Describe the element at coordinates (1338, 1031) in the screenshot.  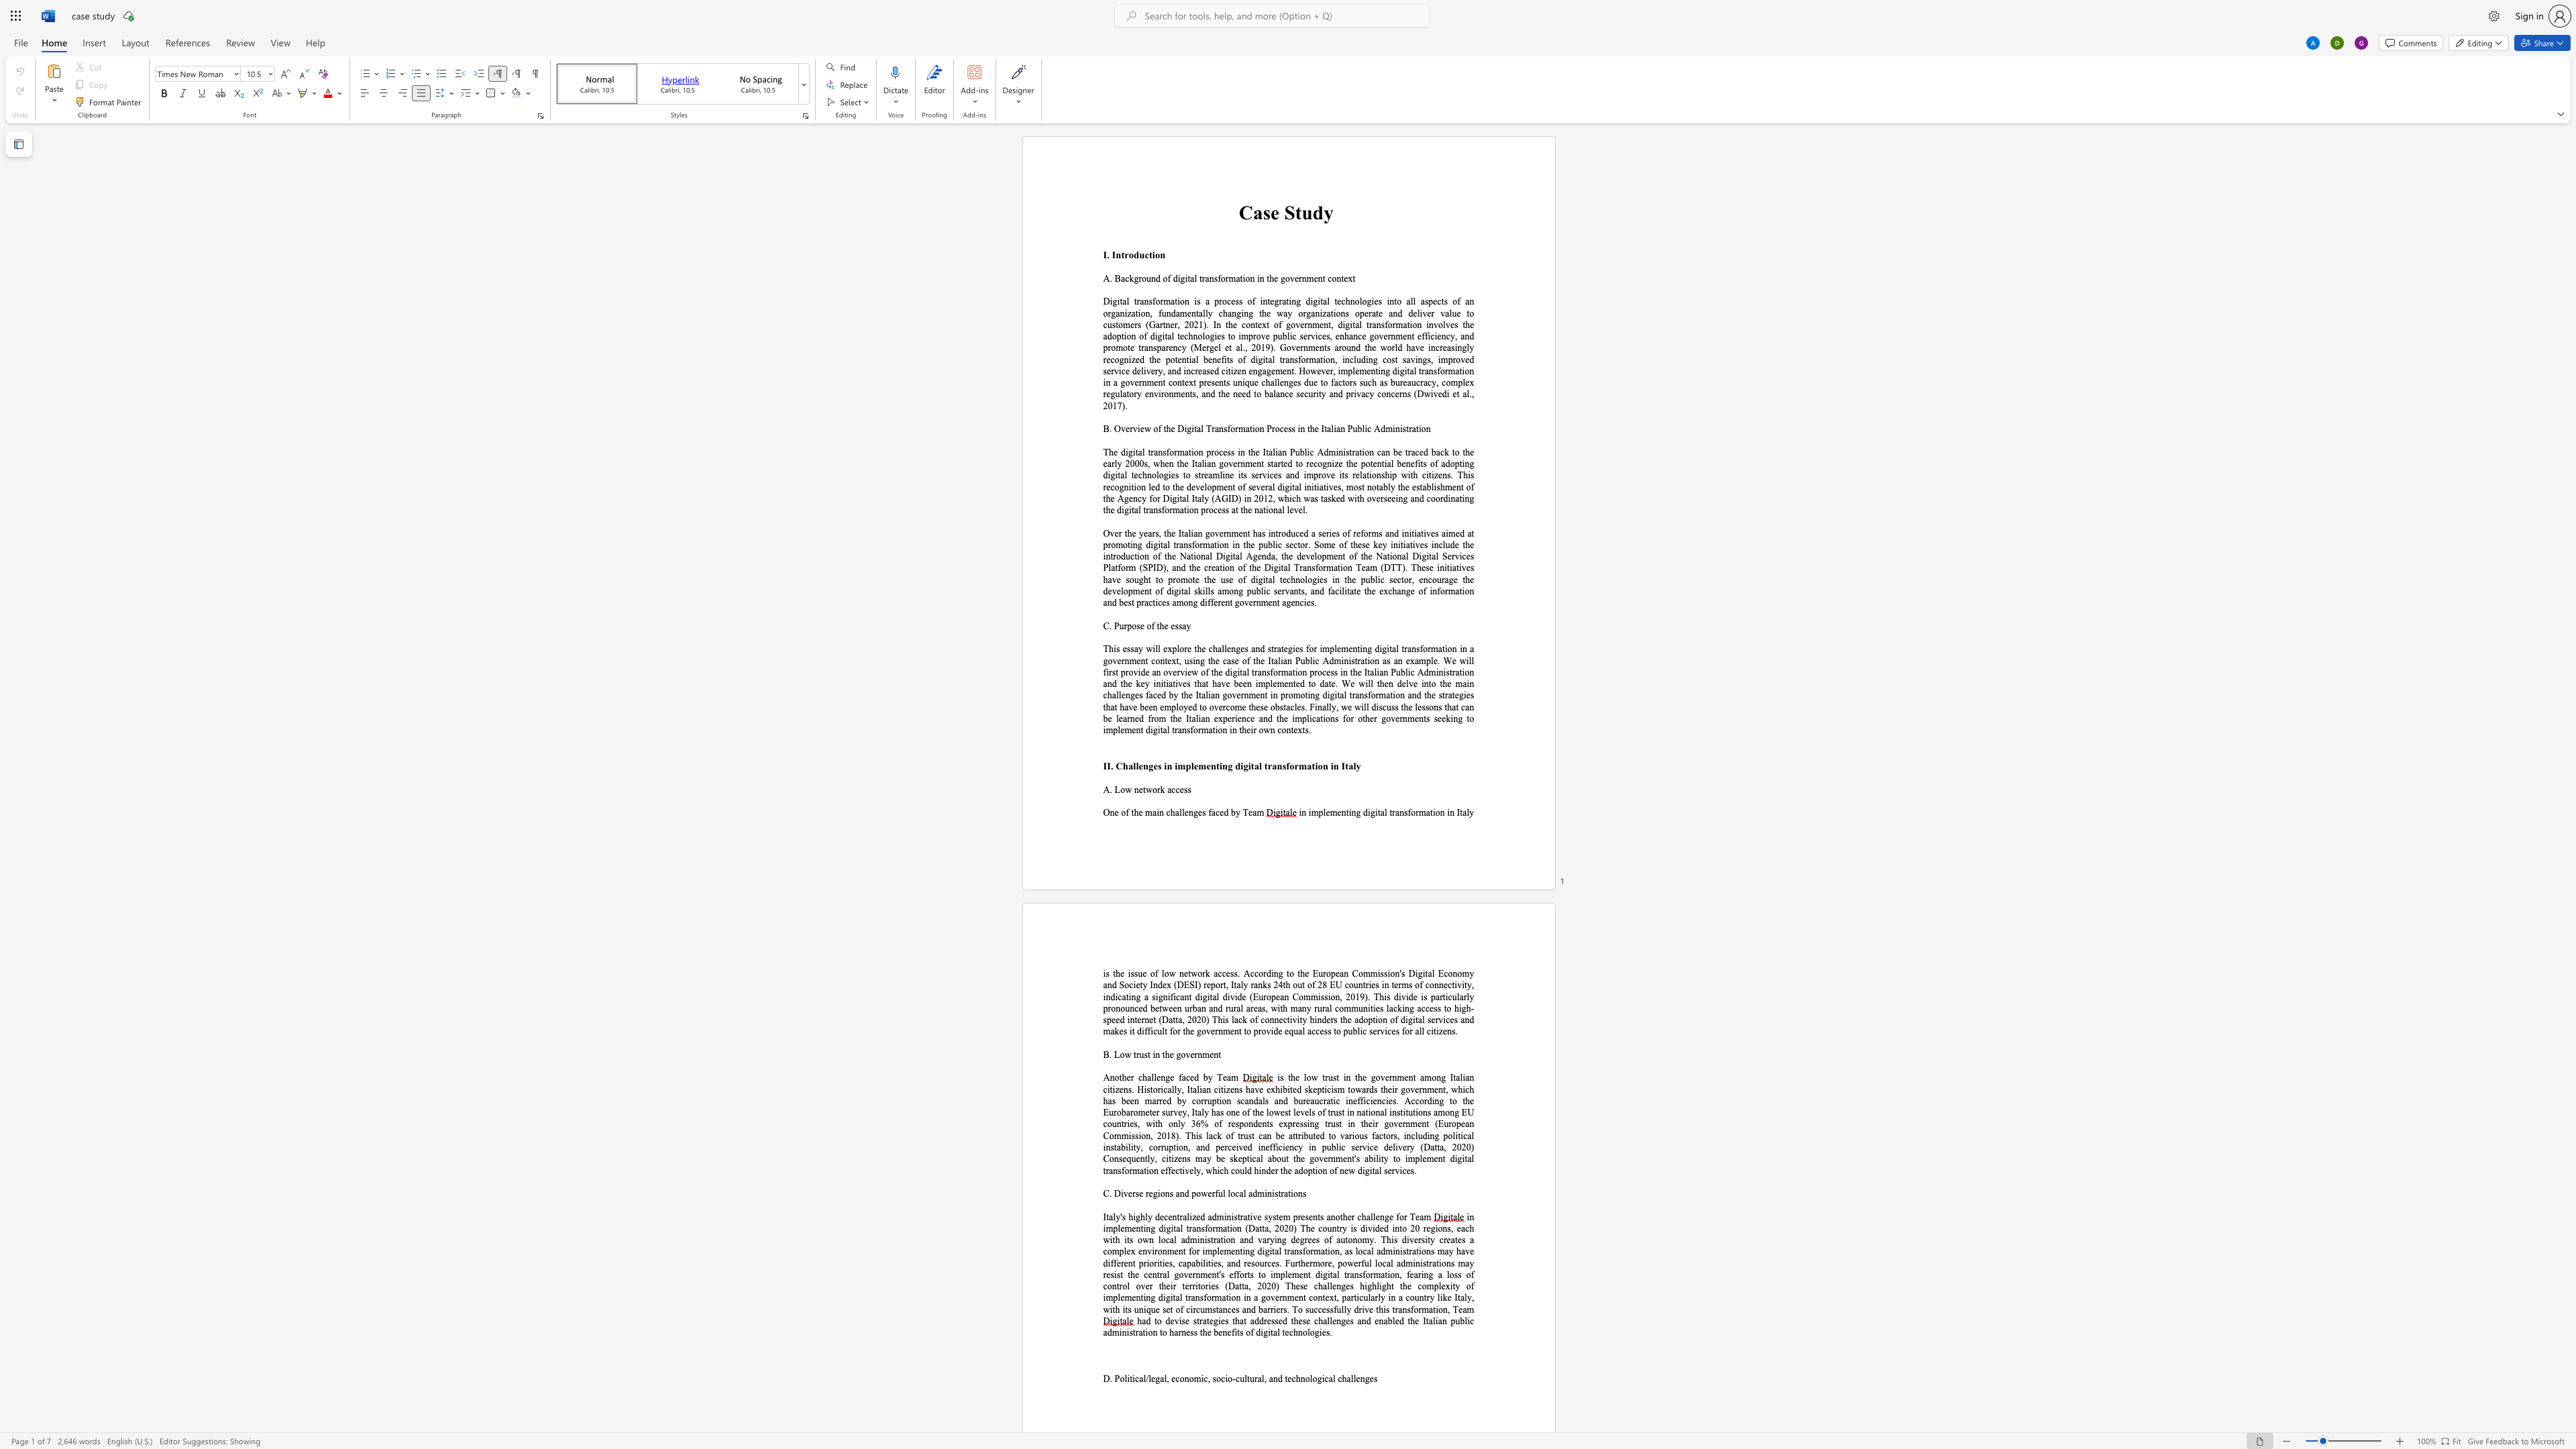
I see `the 10th character "o" in the text` at that location.